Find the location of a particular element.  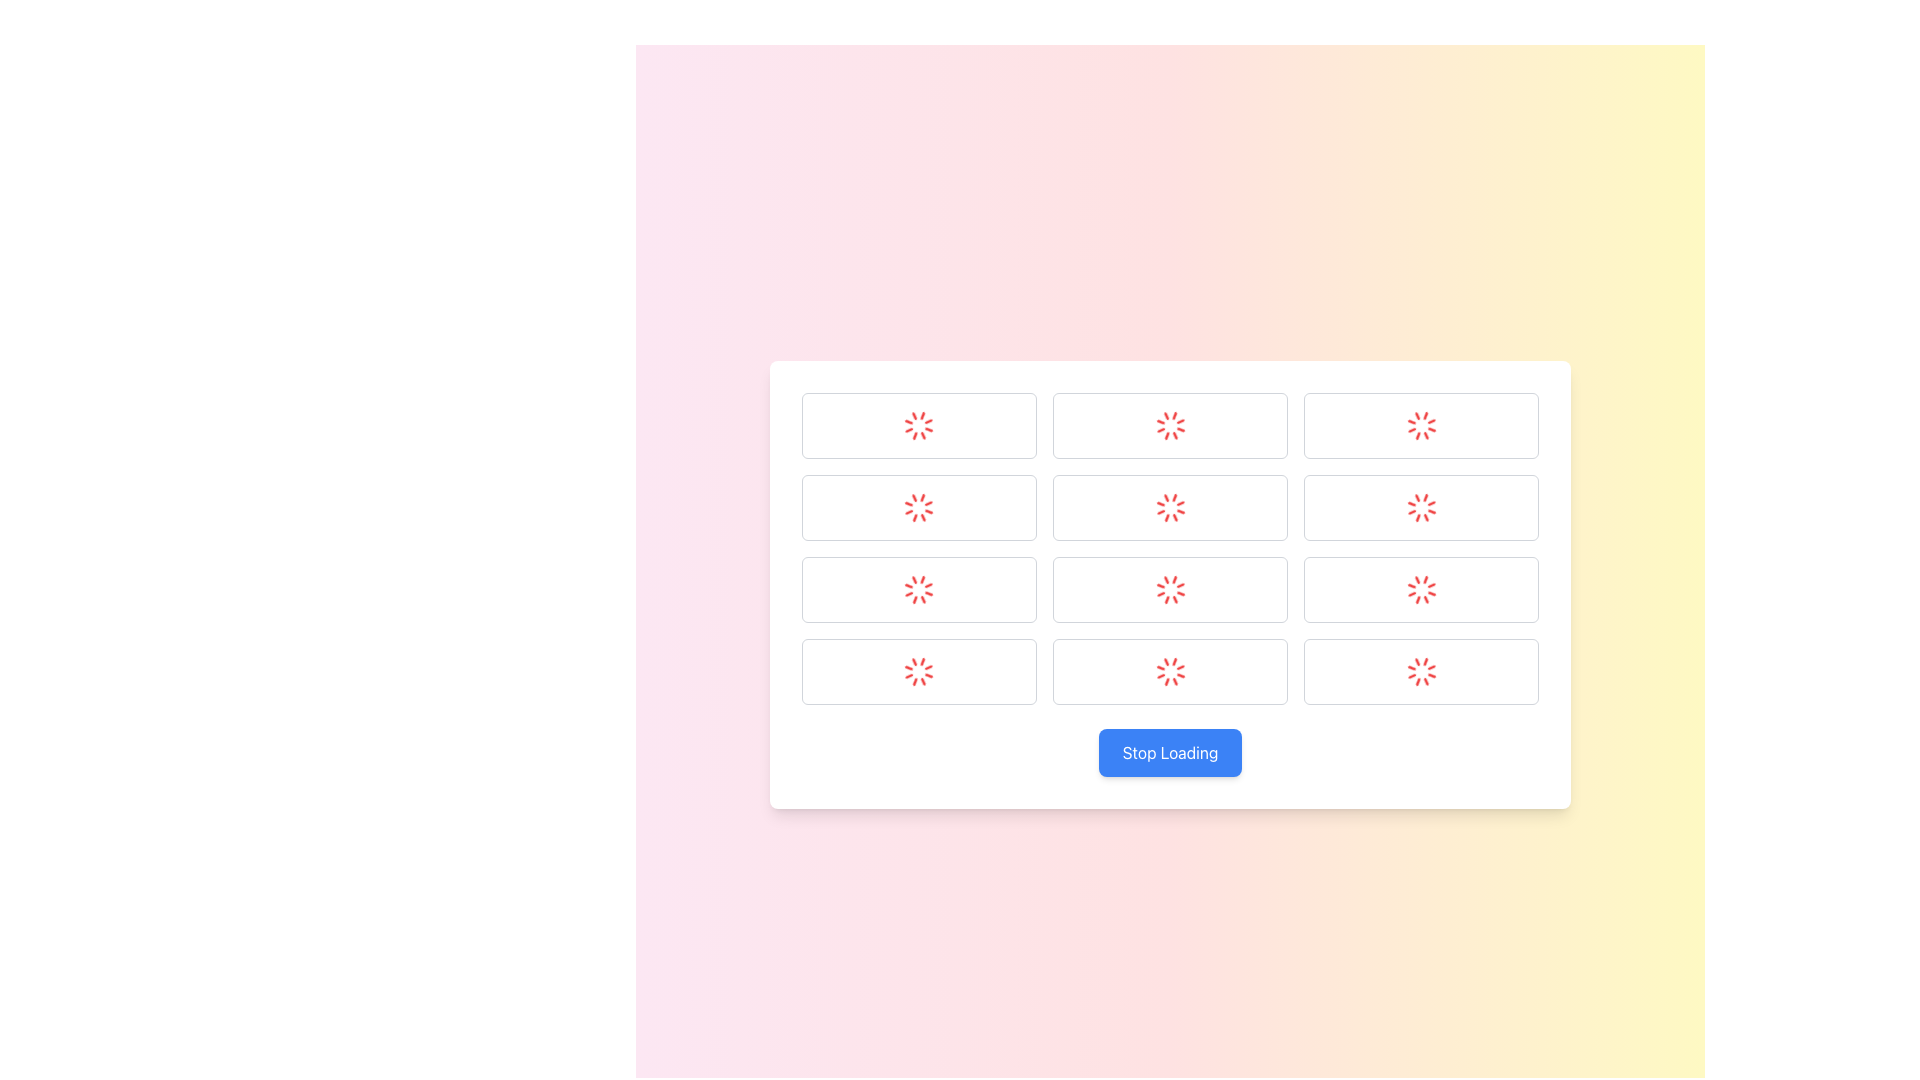

the spinning animation of the loader icon located at the center of the grid in the second row and second column is located at coordinates (918, 507).